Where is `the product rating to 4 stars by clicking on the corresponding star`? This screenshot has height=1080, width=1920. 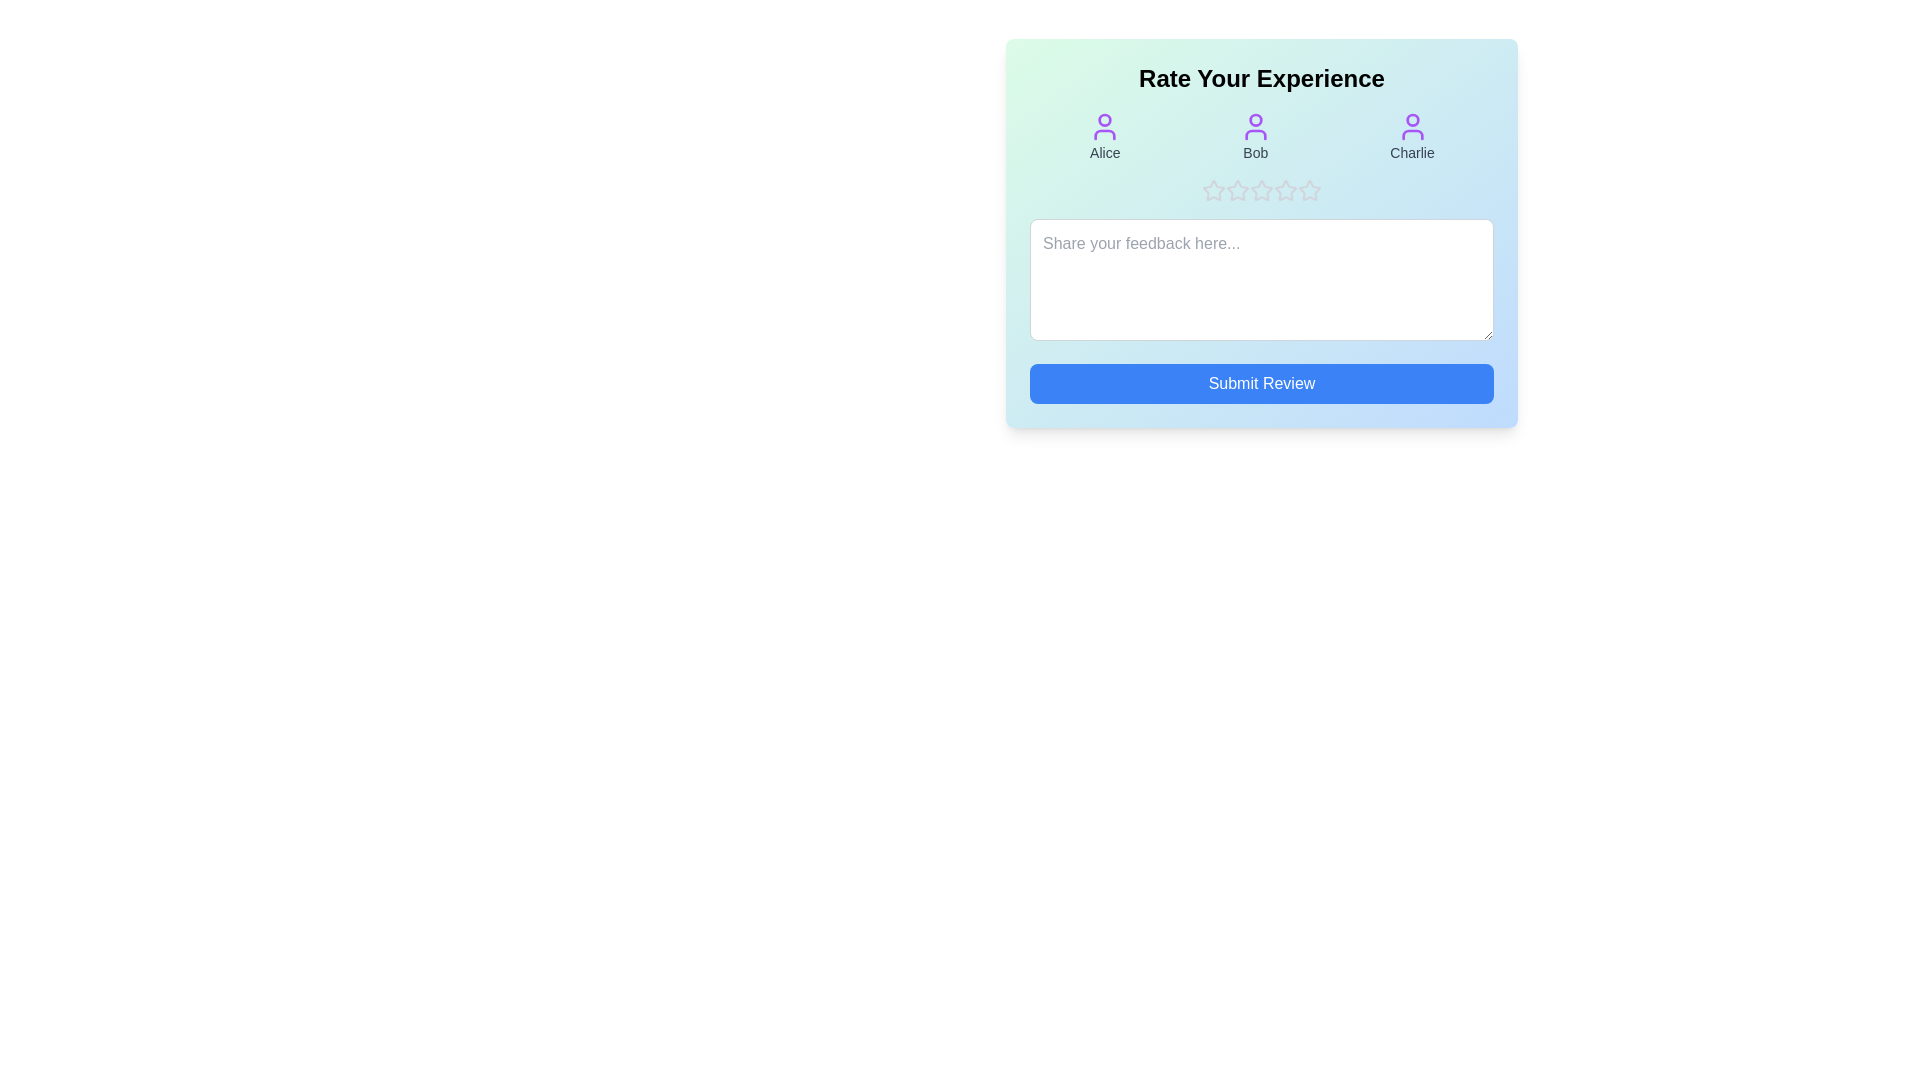 the product rating to 4 stars by clicking on the corresponding star is located at coordinates (1286, 191).